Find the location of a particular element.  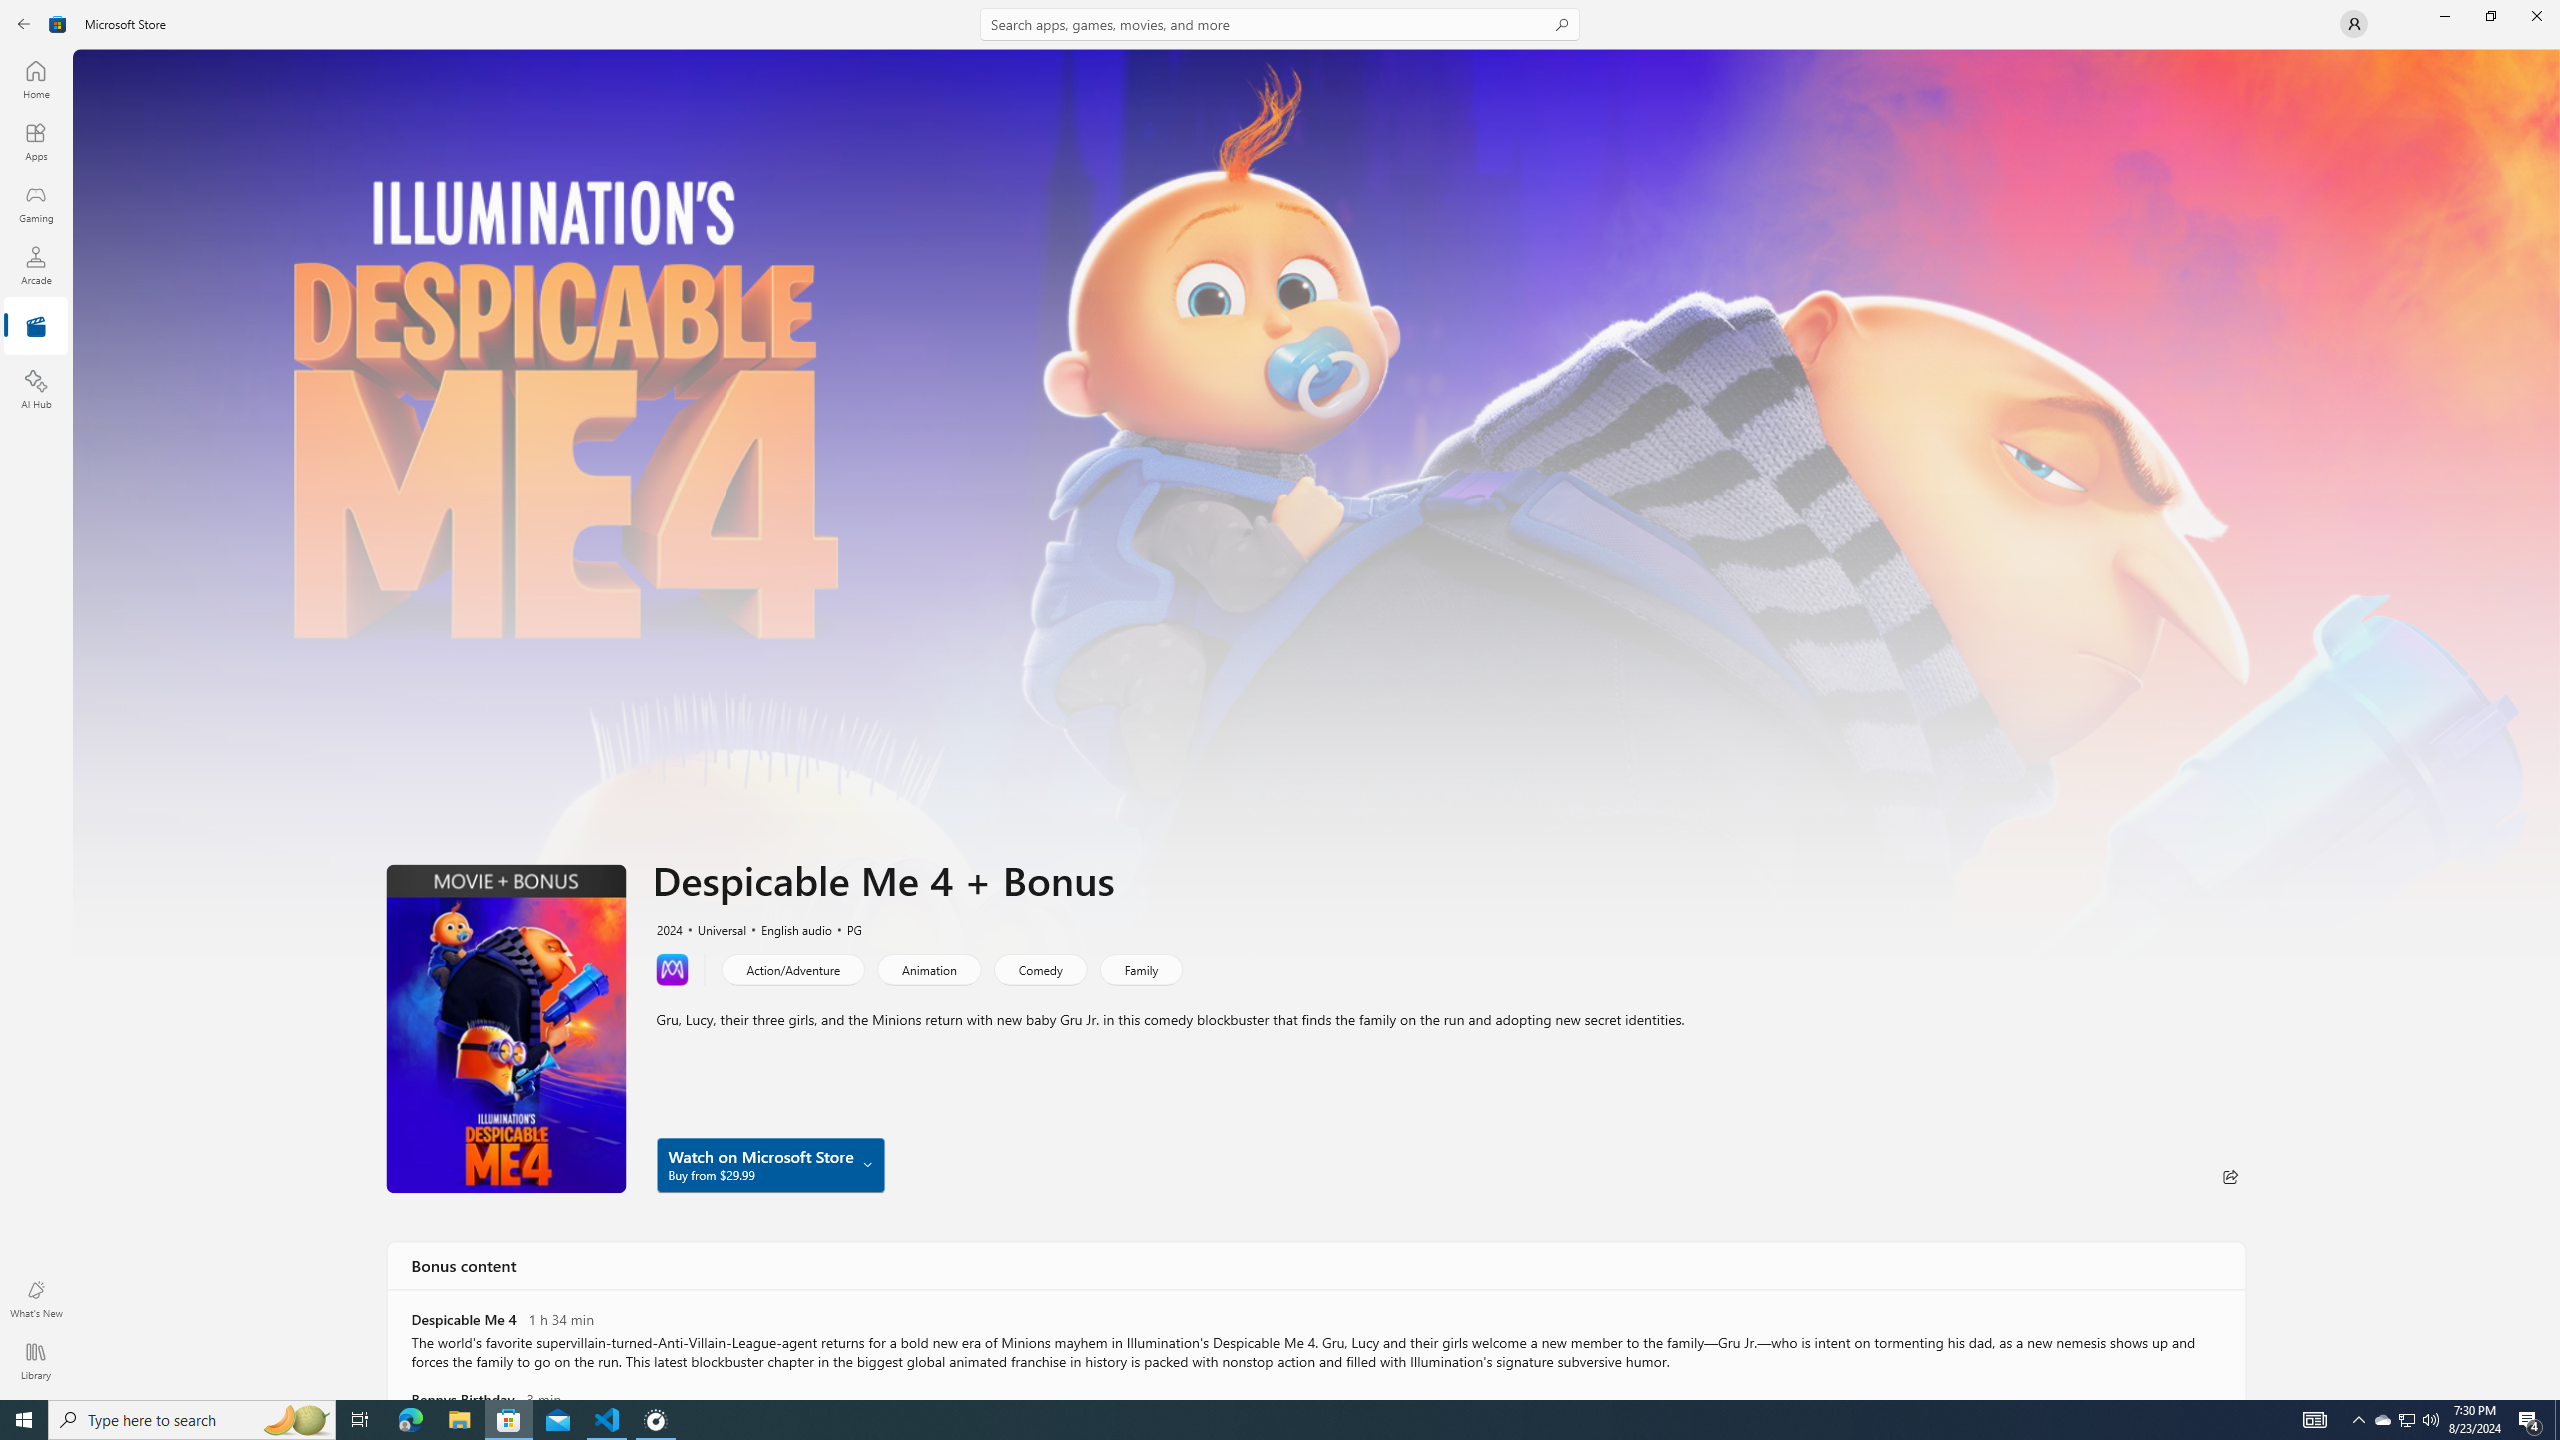

'PG' is located at coordinates (845, 927).